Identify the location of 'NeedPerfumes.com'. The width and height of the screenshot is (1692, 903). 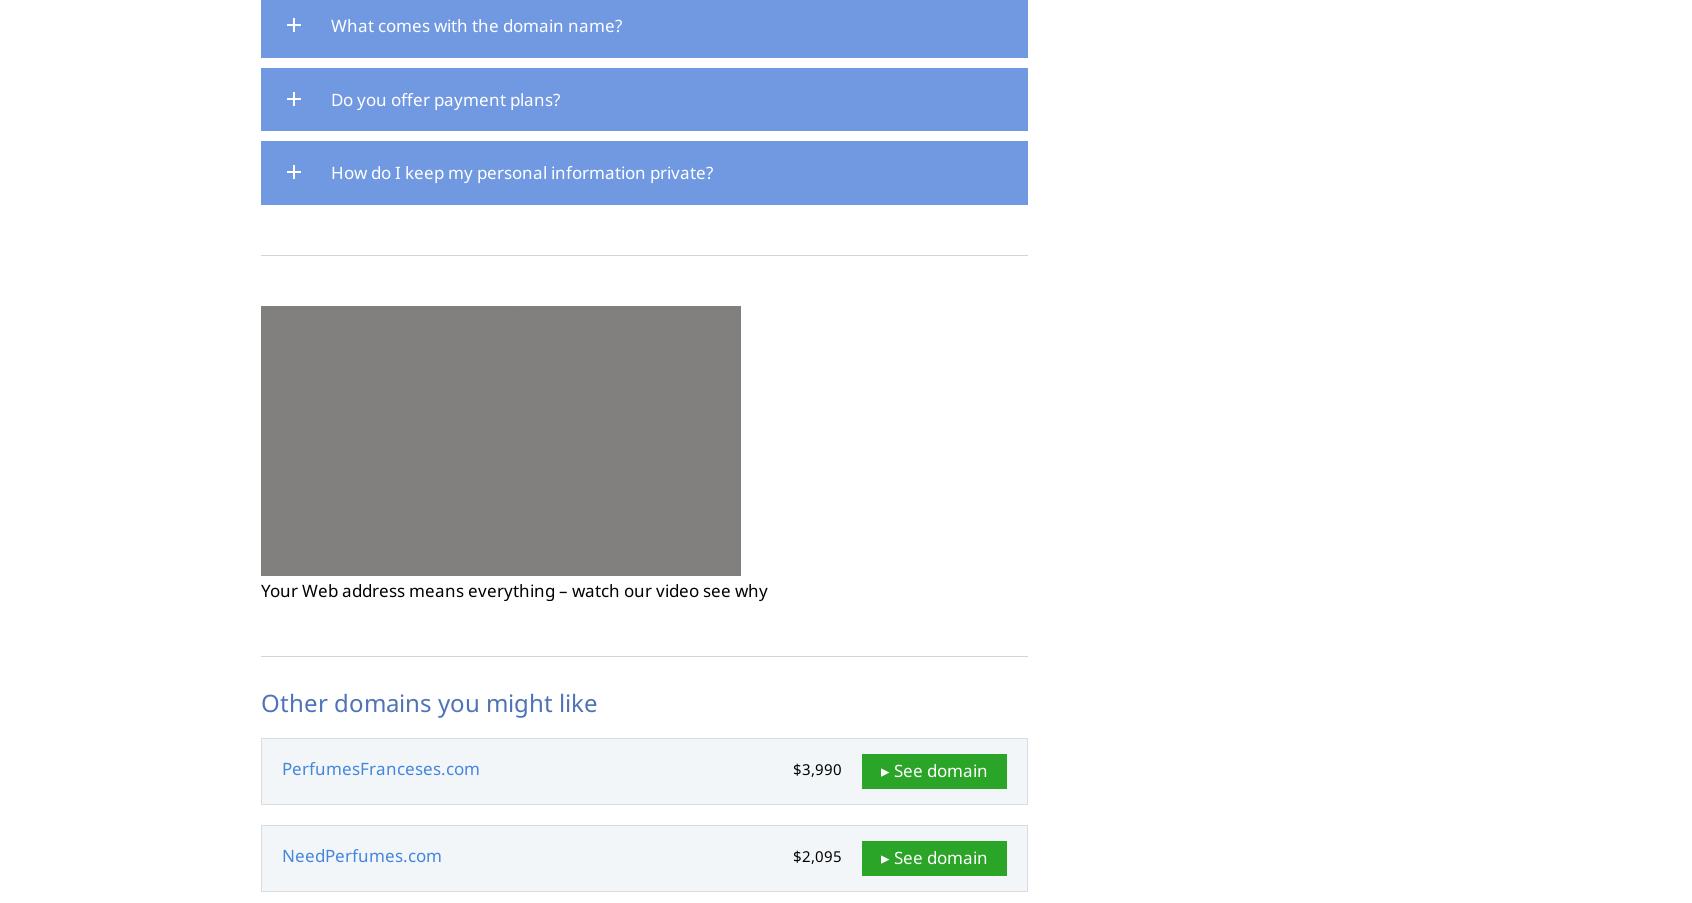
(282, 855).